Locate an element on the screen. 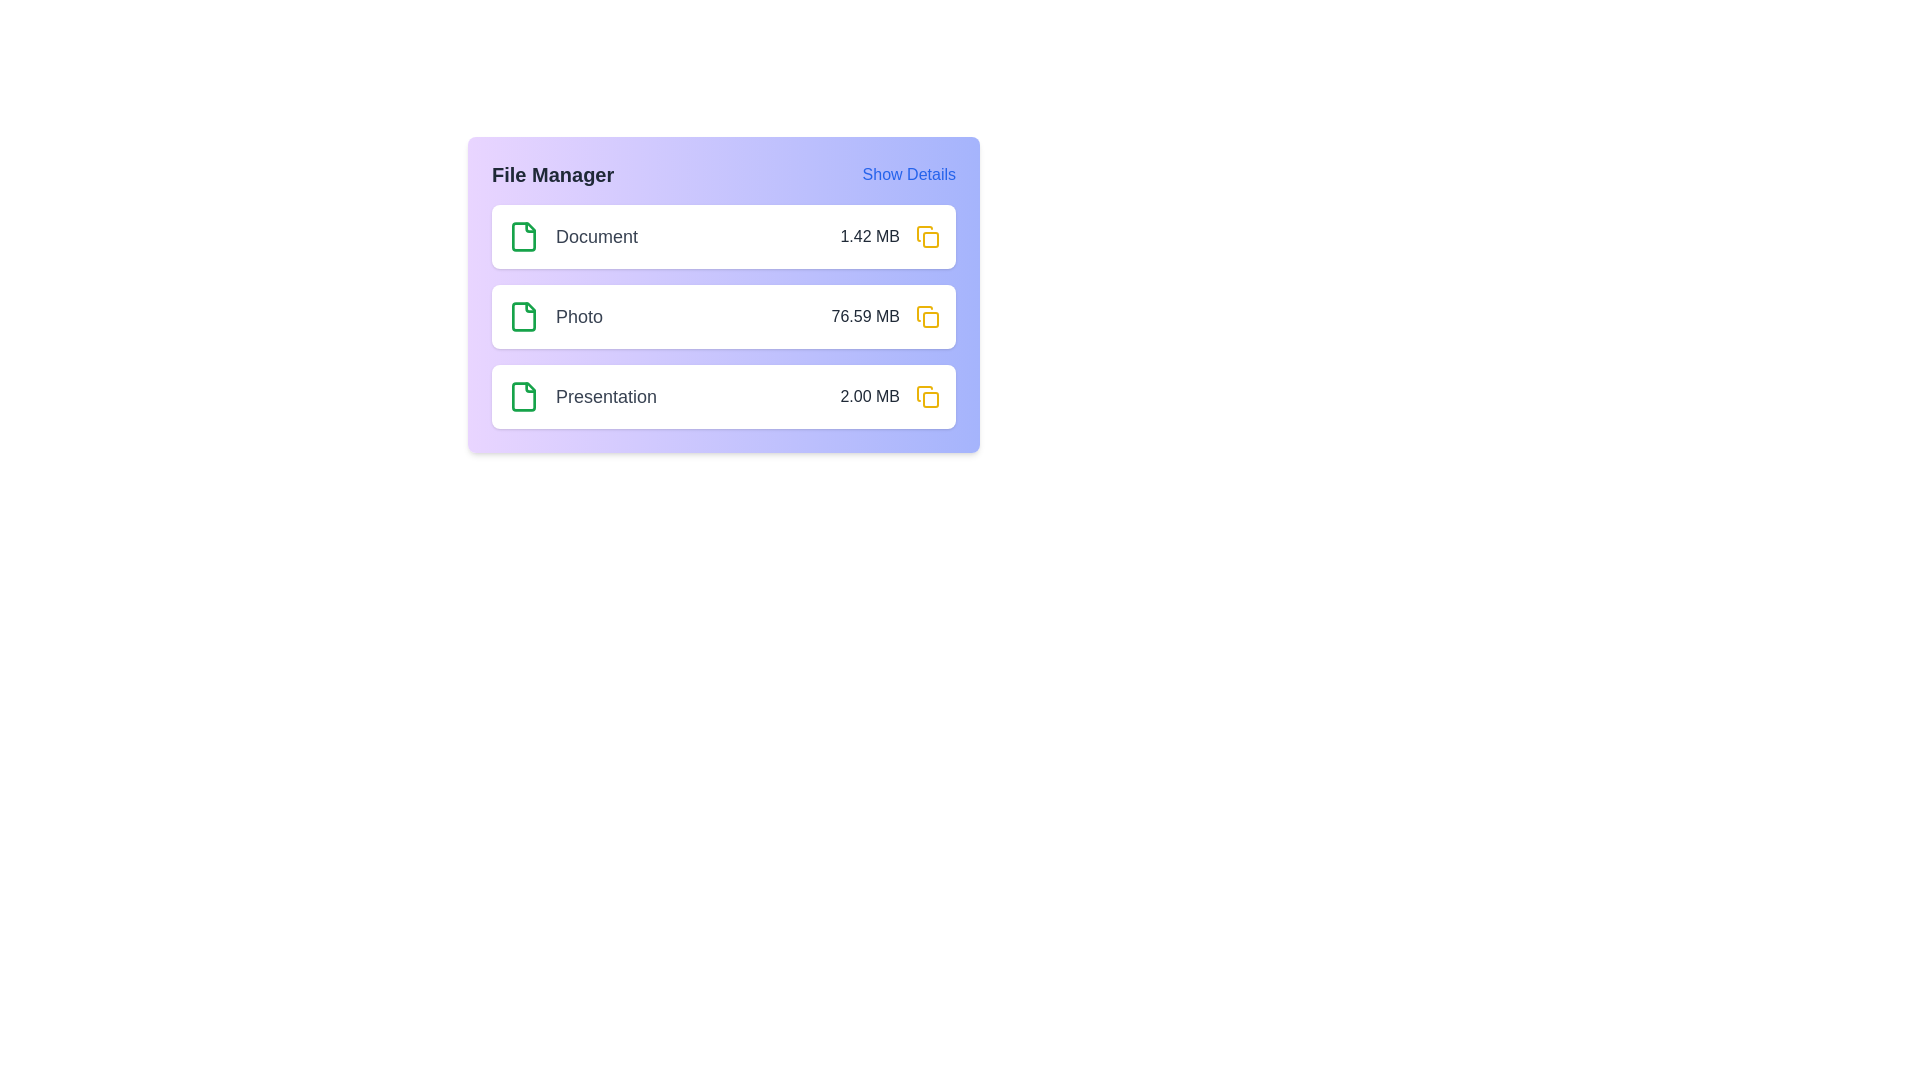 This screenshot has height=1080, width=1920. the text label that displays the size of the associated file, located to the right of the 'Document' label in the first row of the file listing interface is located at coordinates (889, 235).